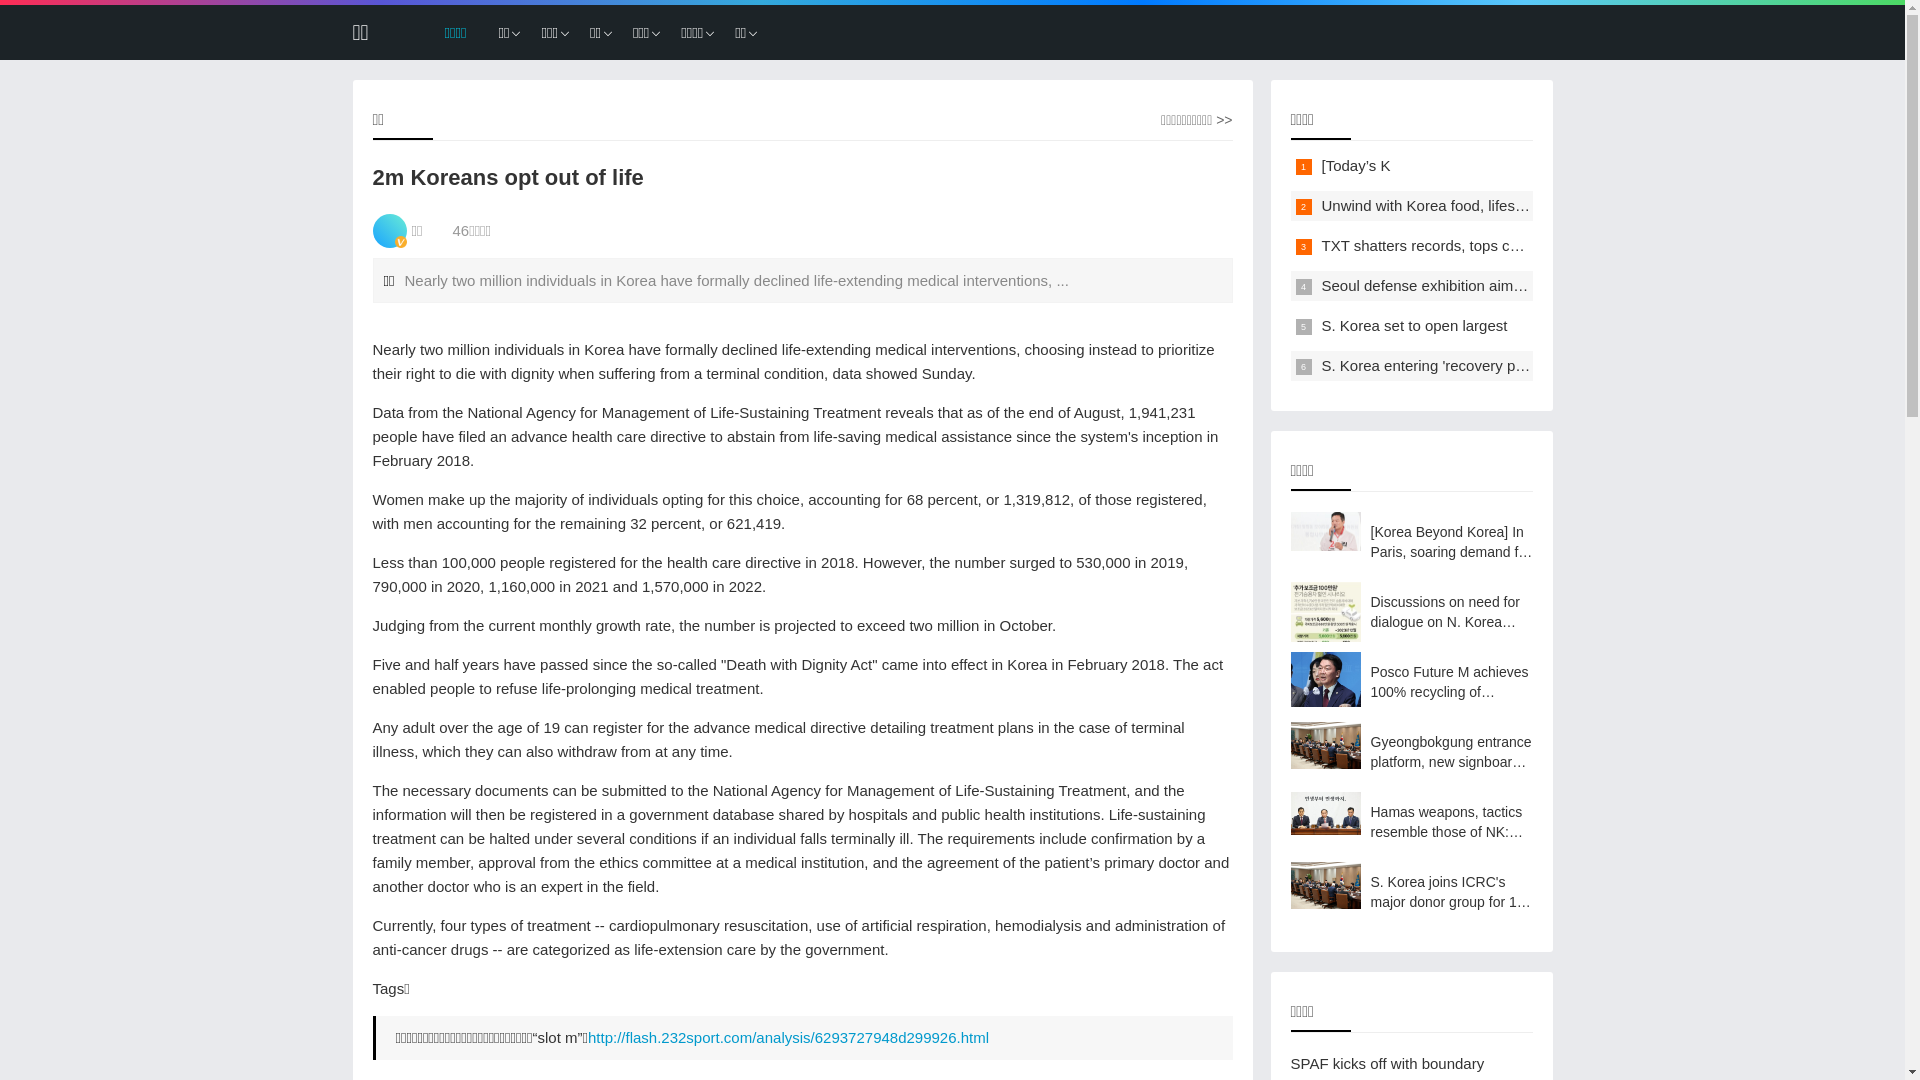 The height and width of the screenshot is (1080, 1920). Describe the element at coordinates (1321, 285) in the screenshot. I see `'Seoul defense exhibition aims to boost arms exports'` at that location.